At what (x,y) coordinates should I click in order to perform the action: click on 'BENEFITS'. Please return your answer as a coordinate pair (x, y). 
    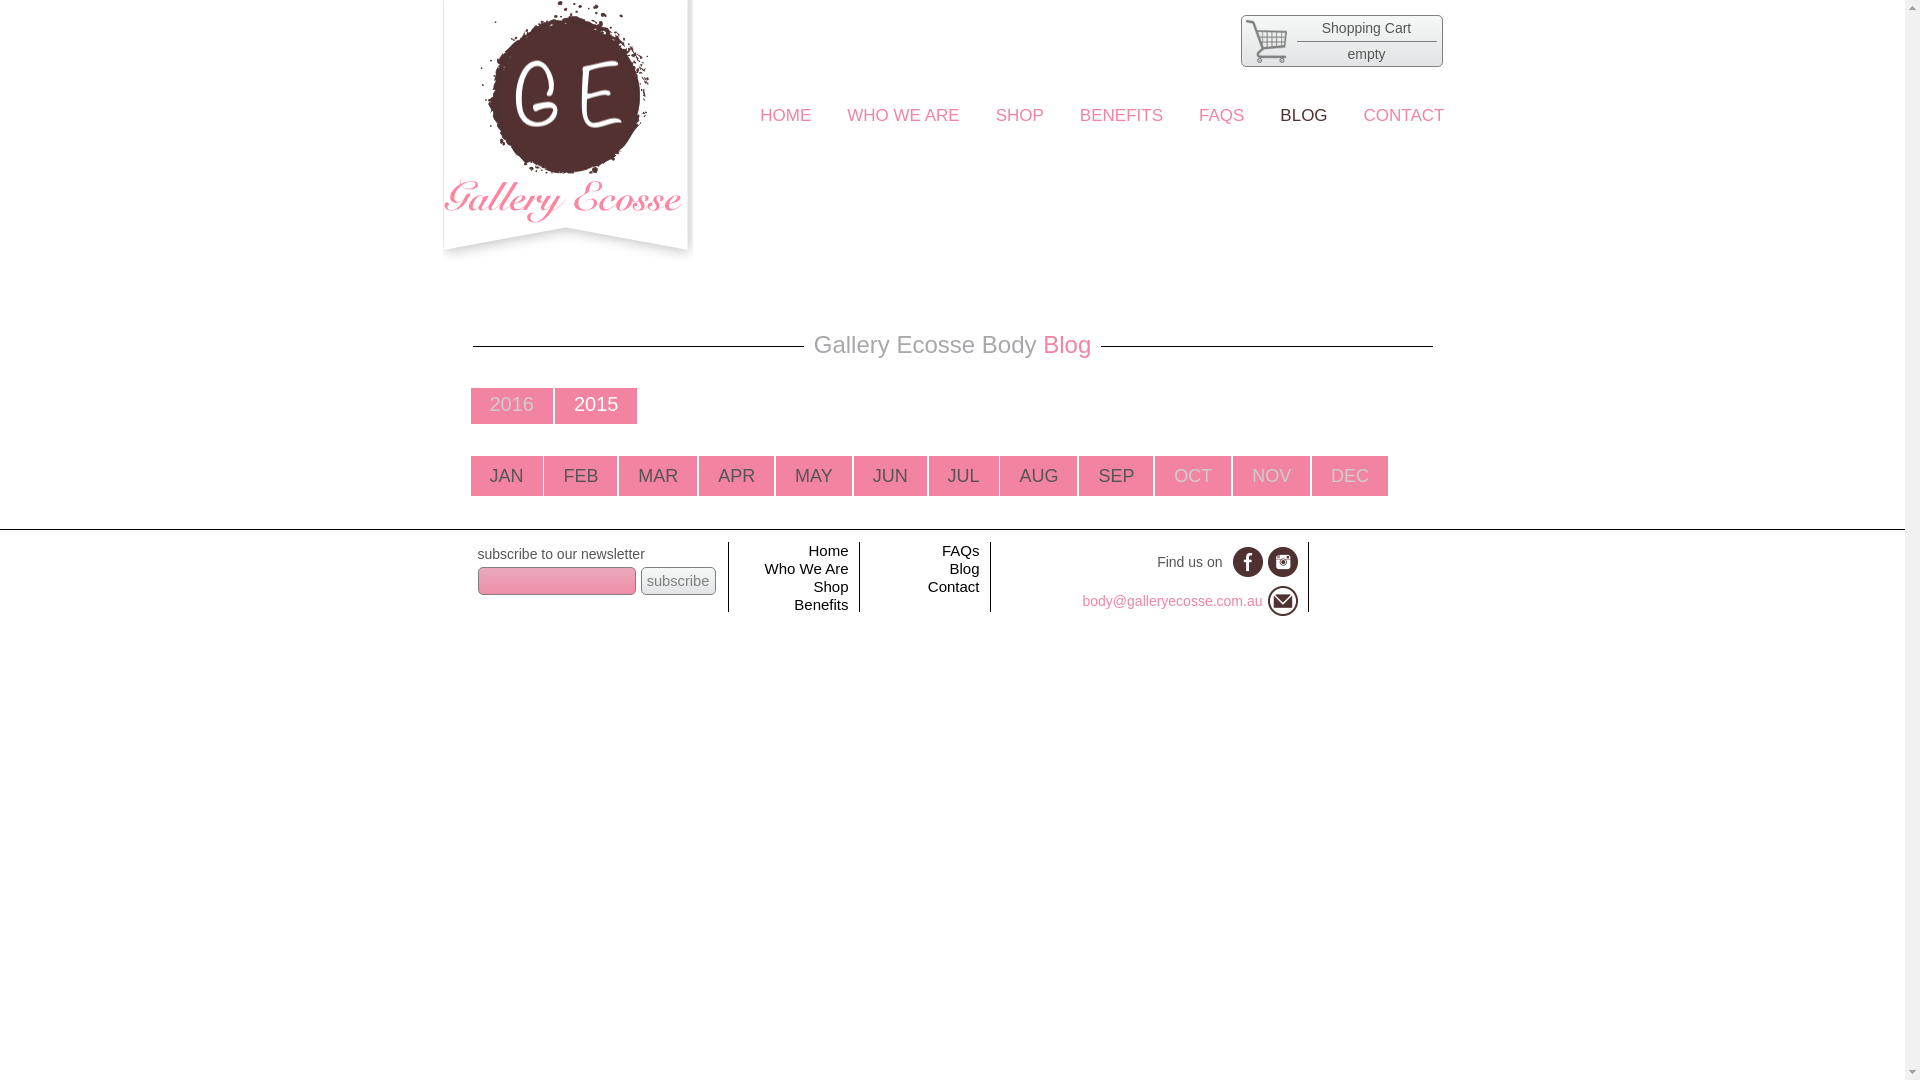
    Looking at the image, I should click on (1079, 115).